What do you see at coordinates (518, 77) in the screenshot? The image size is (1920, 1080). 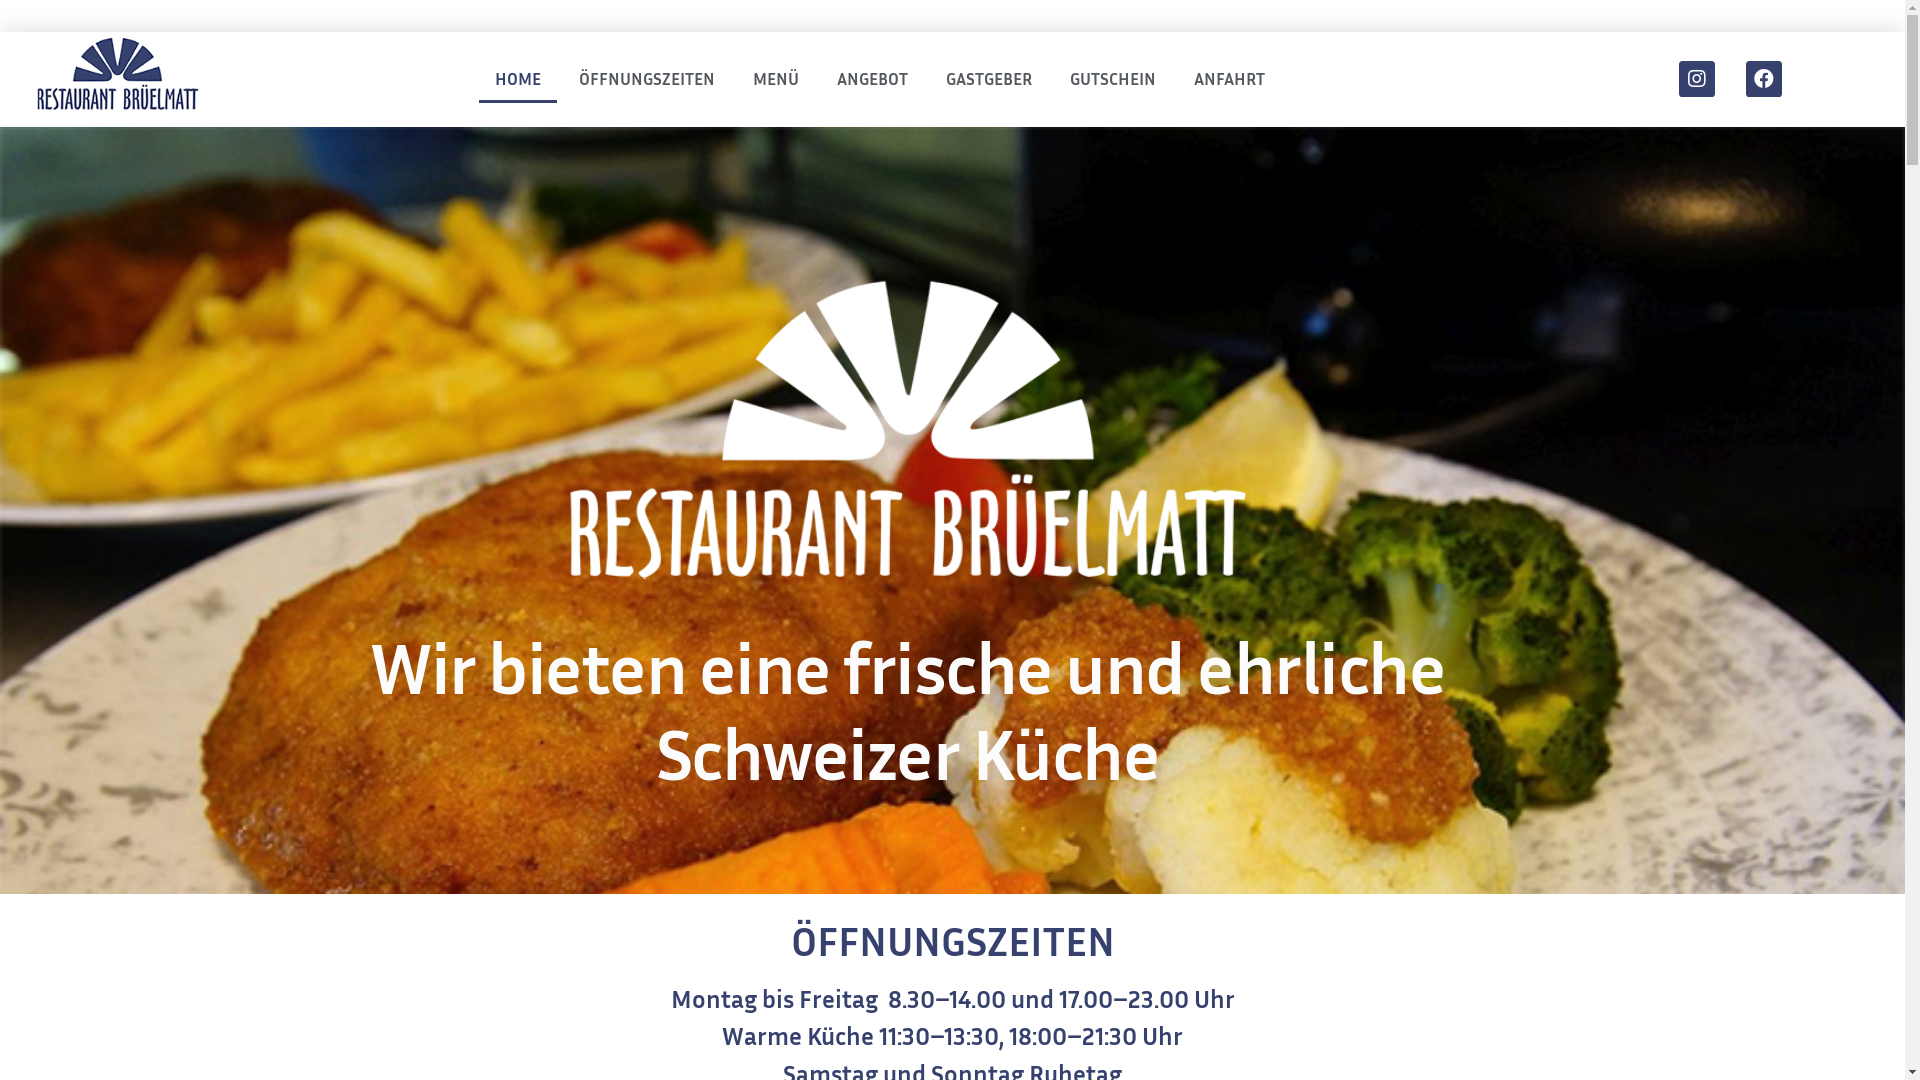 I see `'HOME'` at bounding box center [518, 77].